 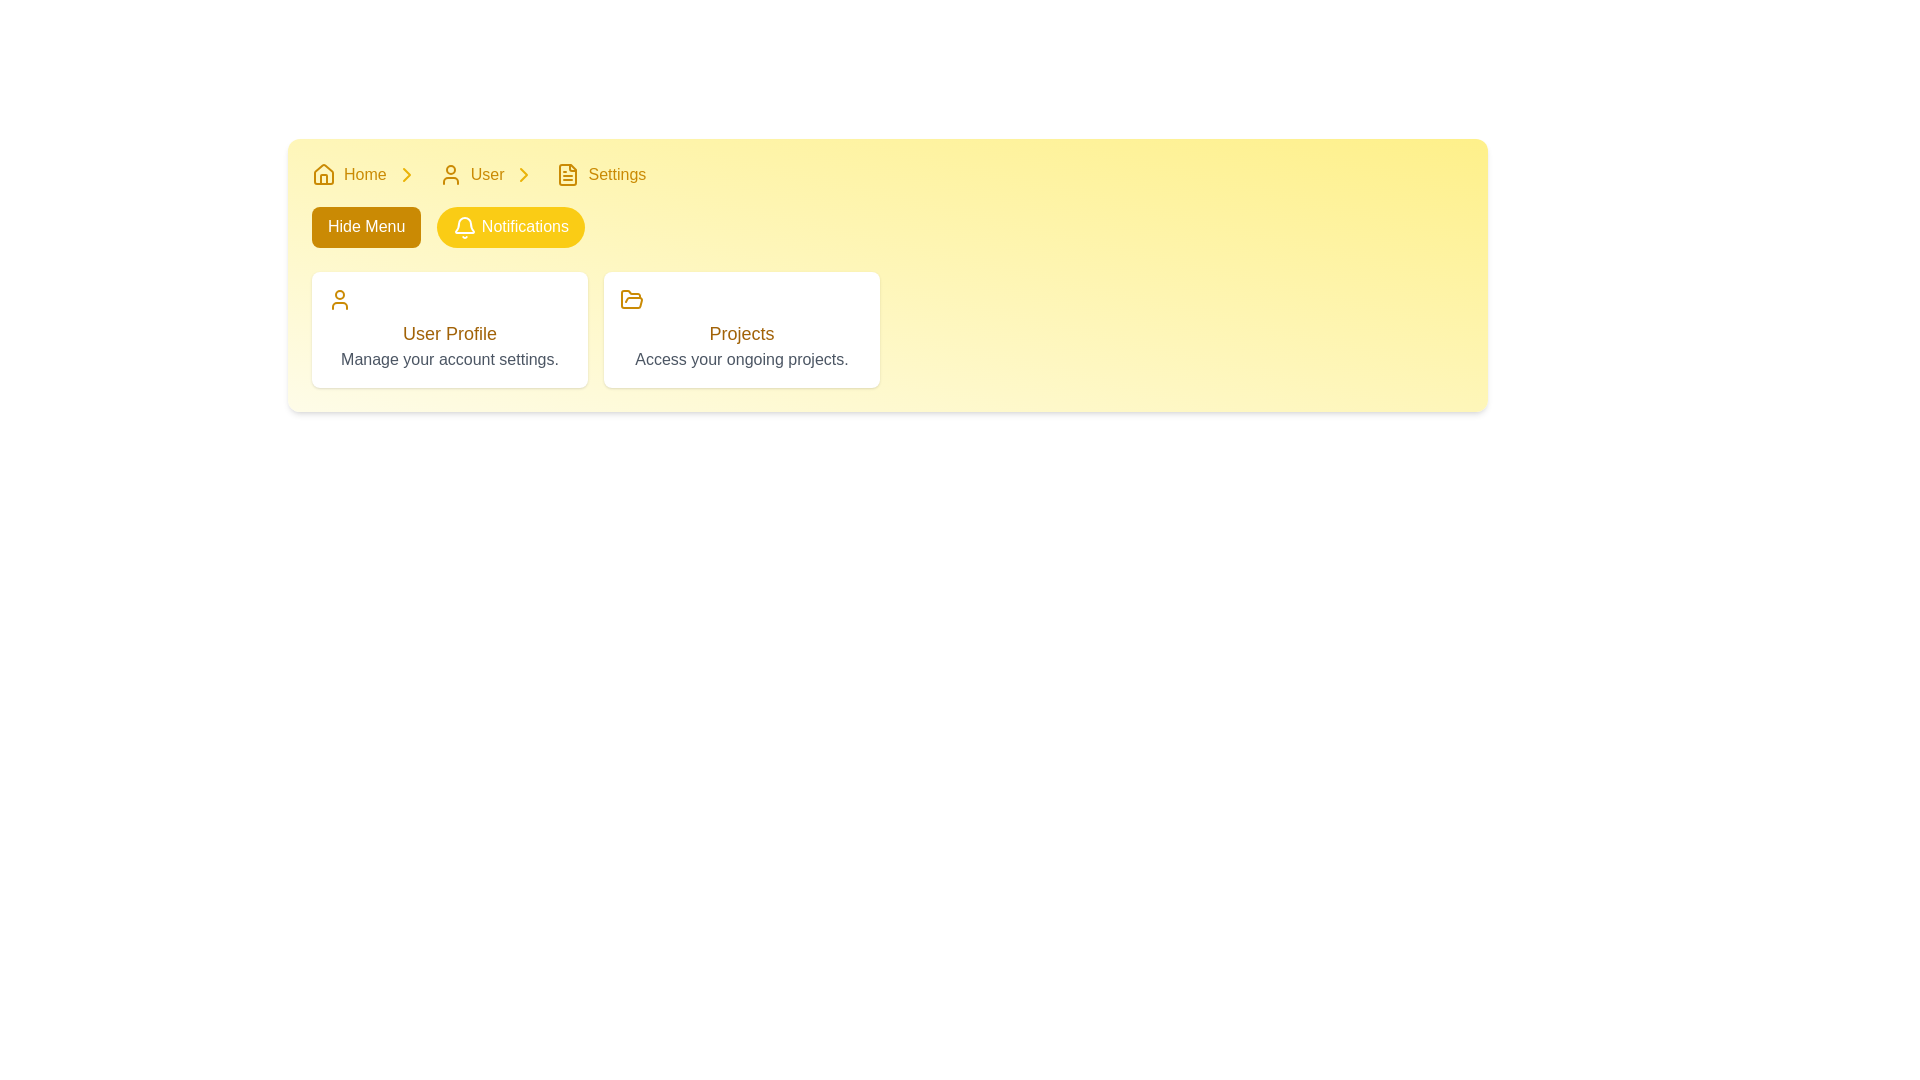 I want to click on the Navigation link with a user outline icon and yellow text, so click(x=470, y=173).